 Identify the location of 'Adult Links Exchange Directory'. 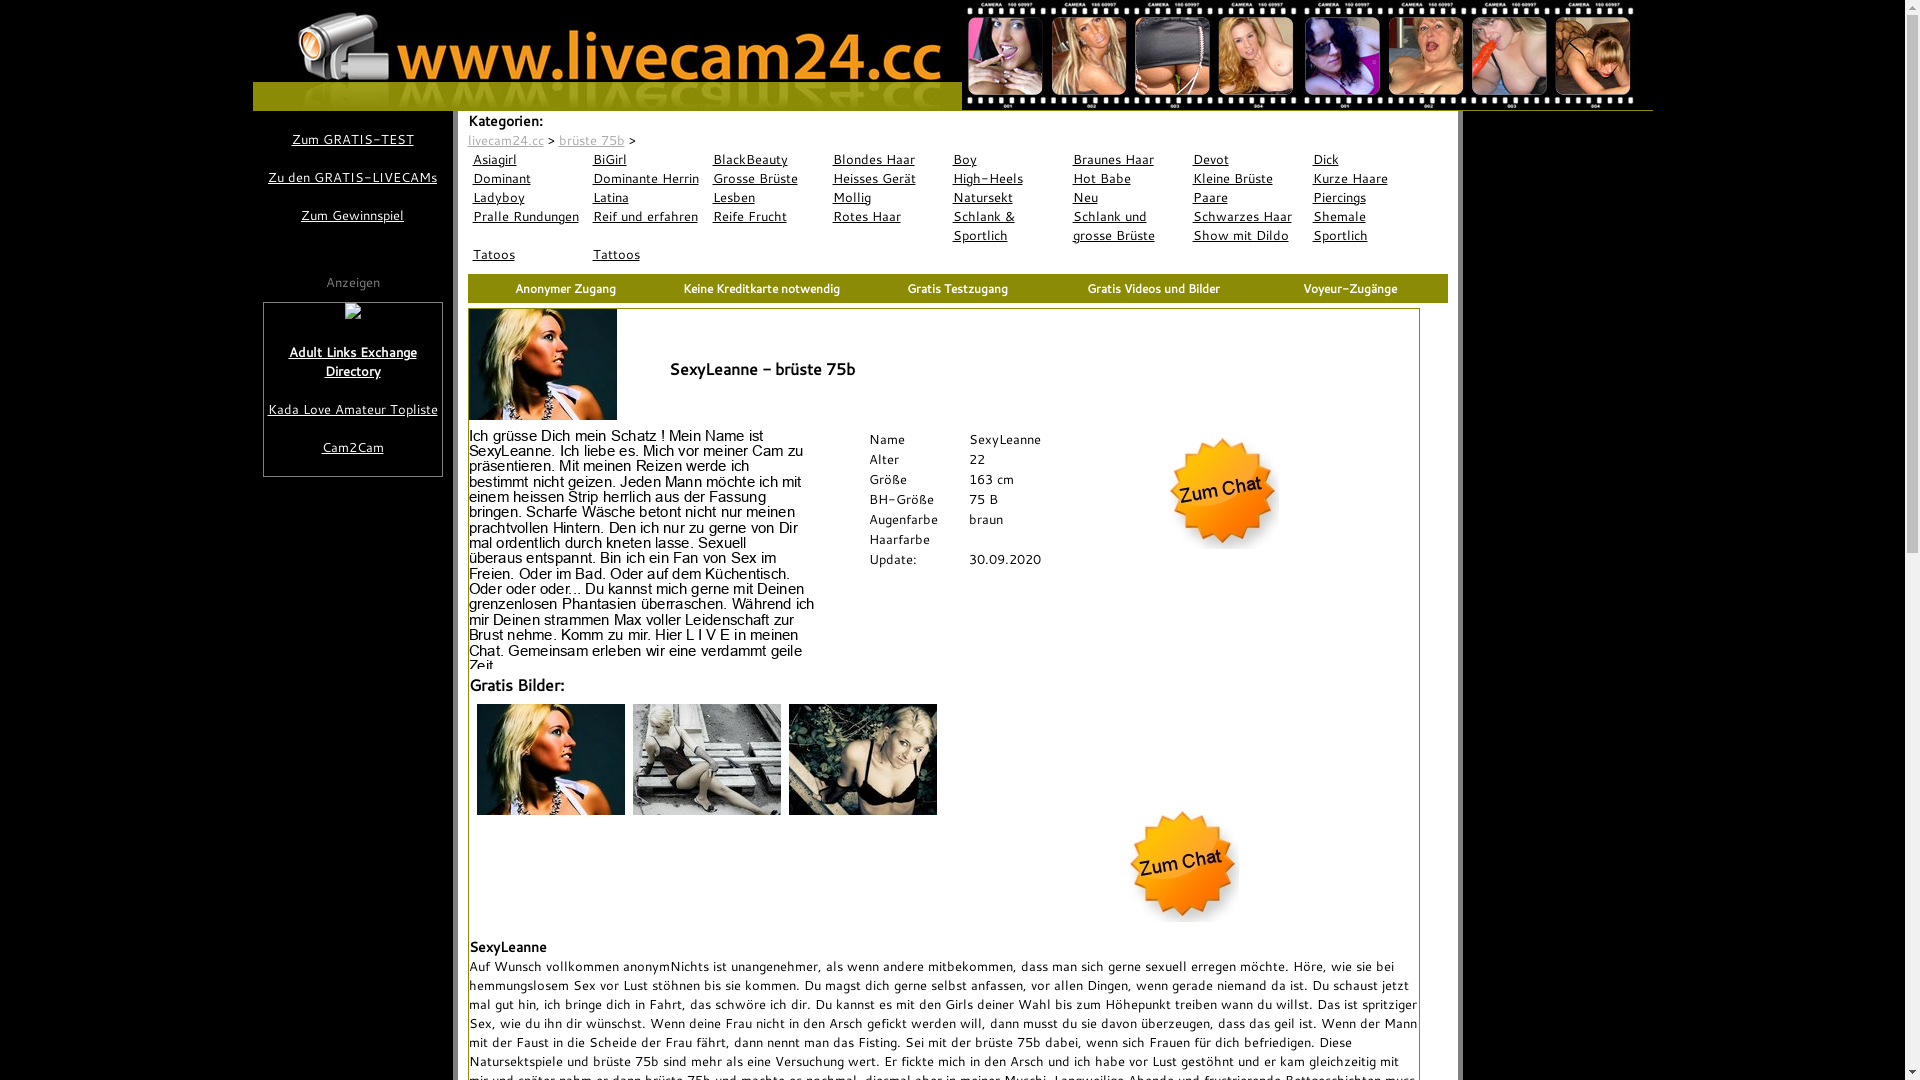
(353, 362).